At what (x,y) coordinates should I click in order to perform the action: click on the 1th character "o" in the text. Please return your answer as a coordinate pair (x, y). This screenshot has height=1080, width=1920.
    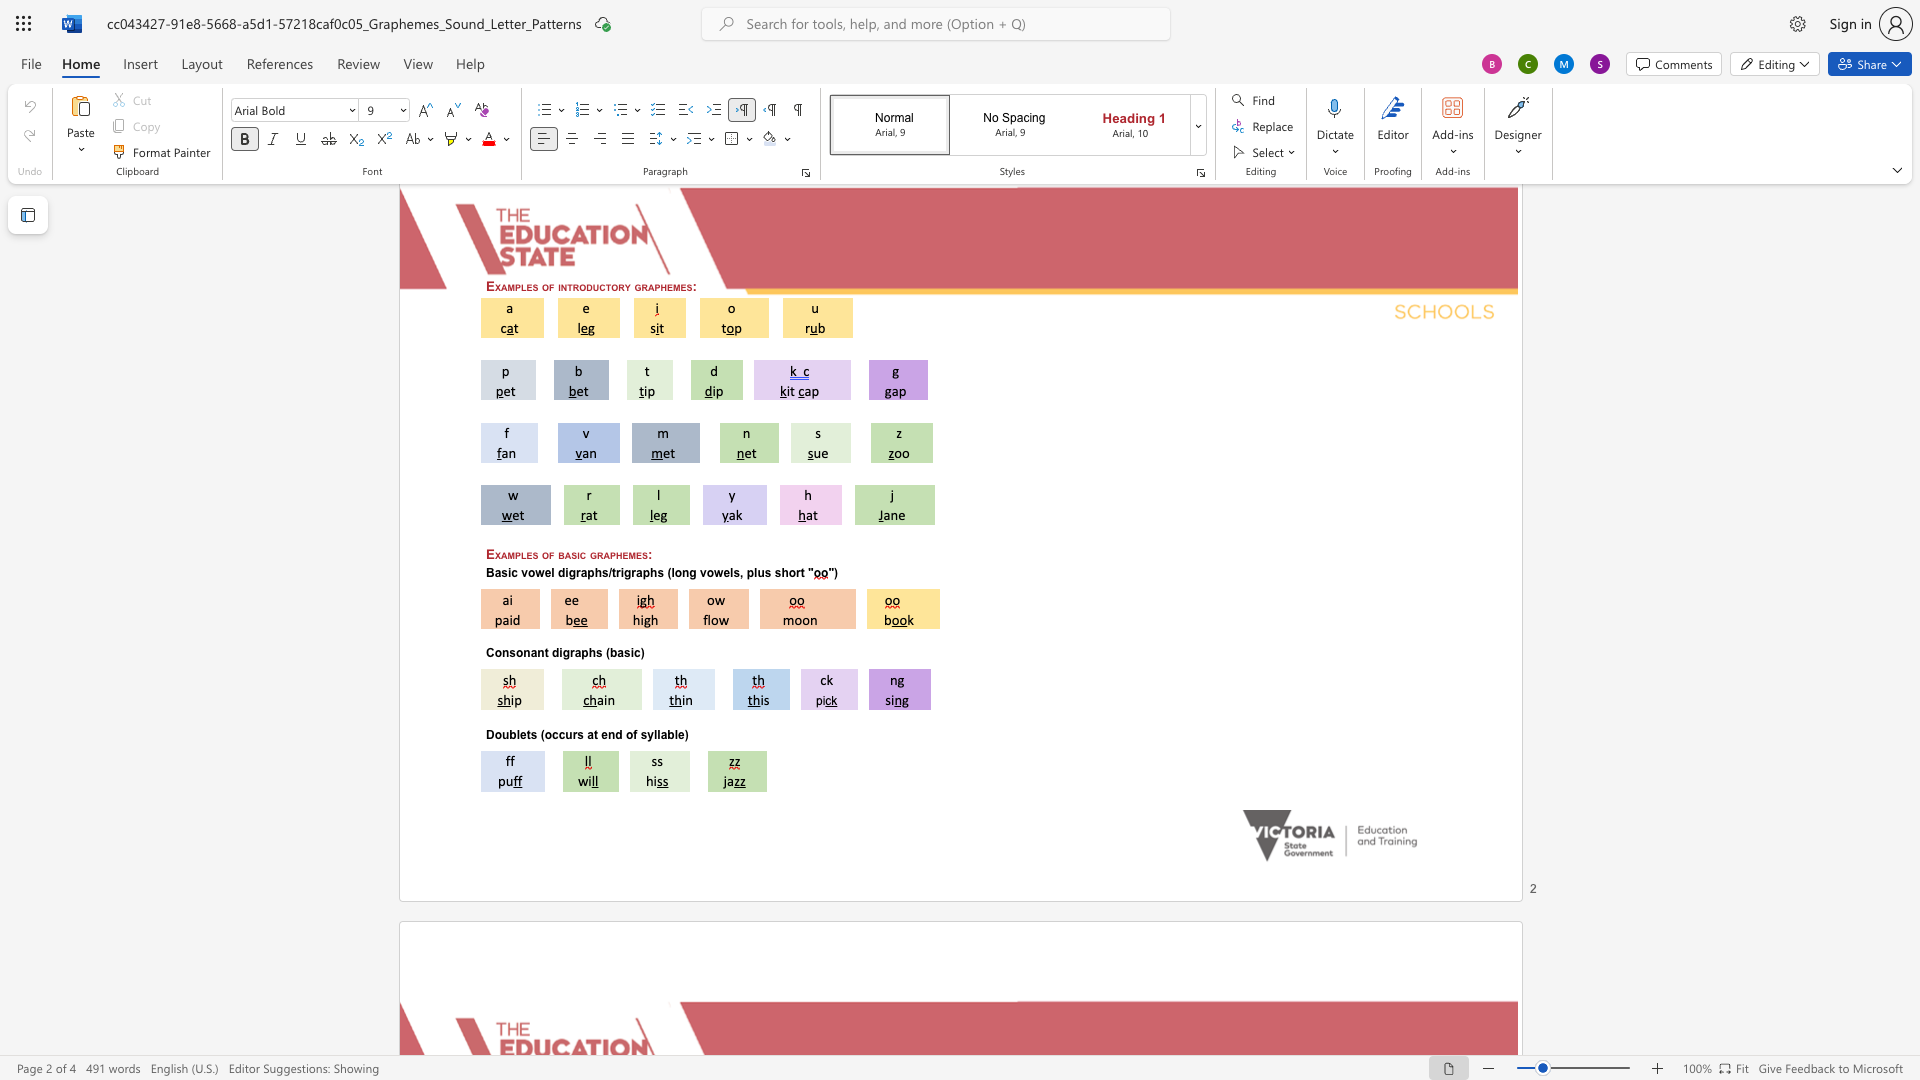
    Looking at the image, I should click on (498, 734).